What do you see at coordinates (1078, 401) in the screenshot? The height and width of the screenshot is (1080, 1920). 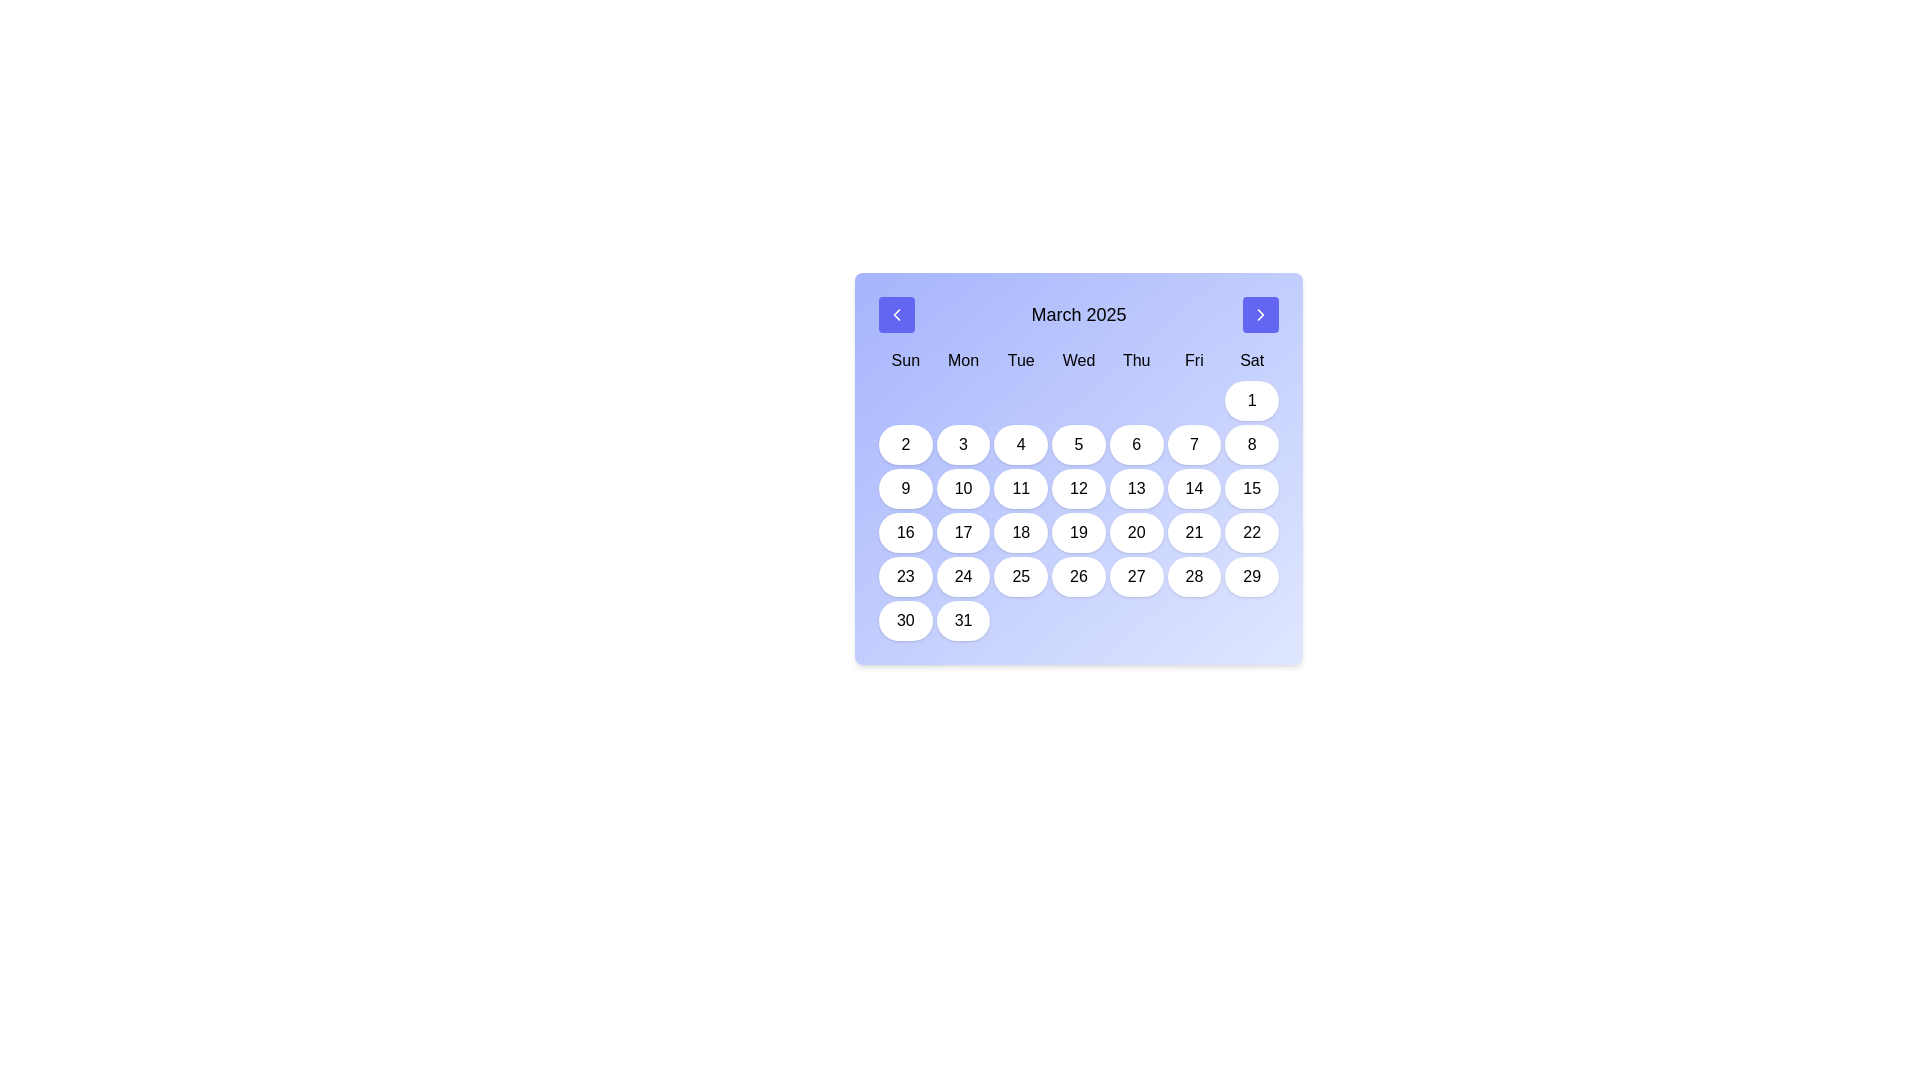 I see `the graphical indicator (dot marker) located in the calendar grid for Wednesday` at bounding box center [1078, 401].